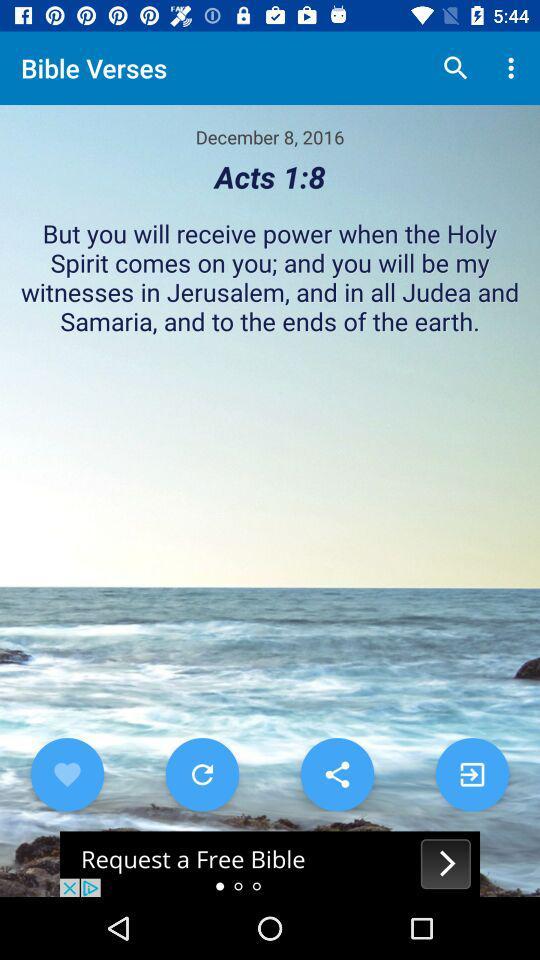 The image size is (540, 960). Describe the element at coordinates (472, 773) in the screenshot. I see `the launch icon` at that location.